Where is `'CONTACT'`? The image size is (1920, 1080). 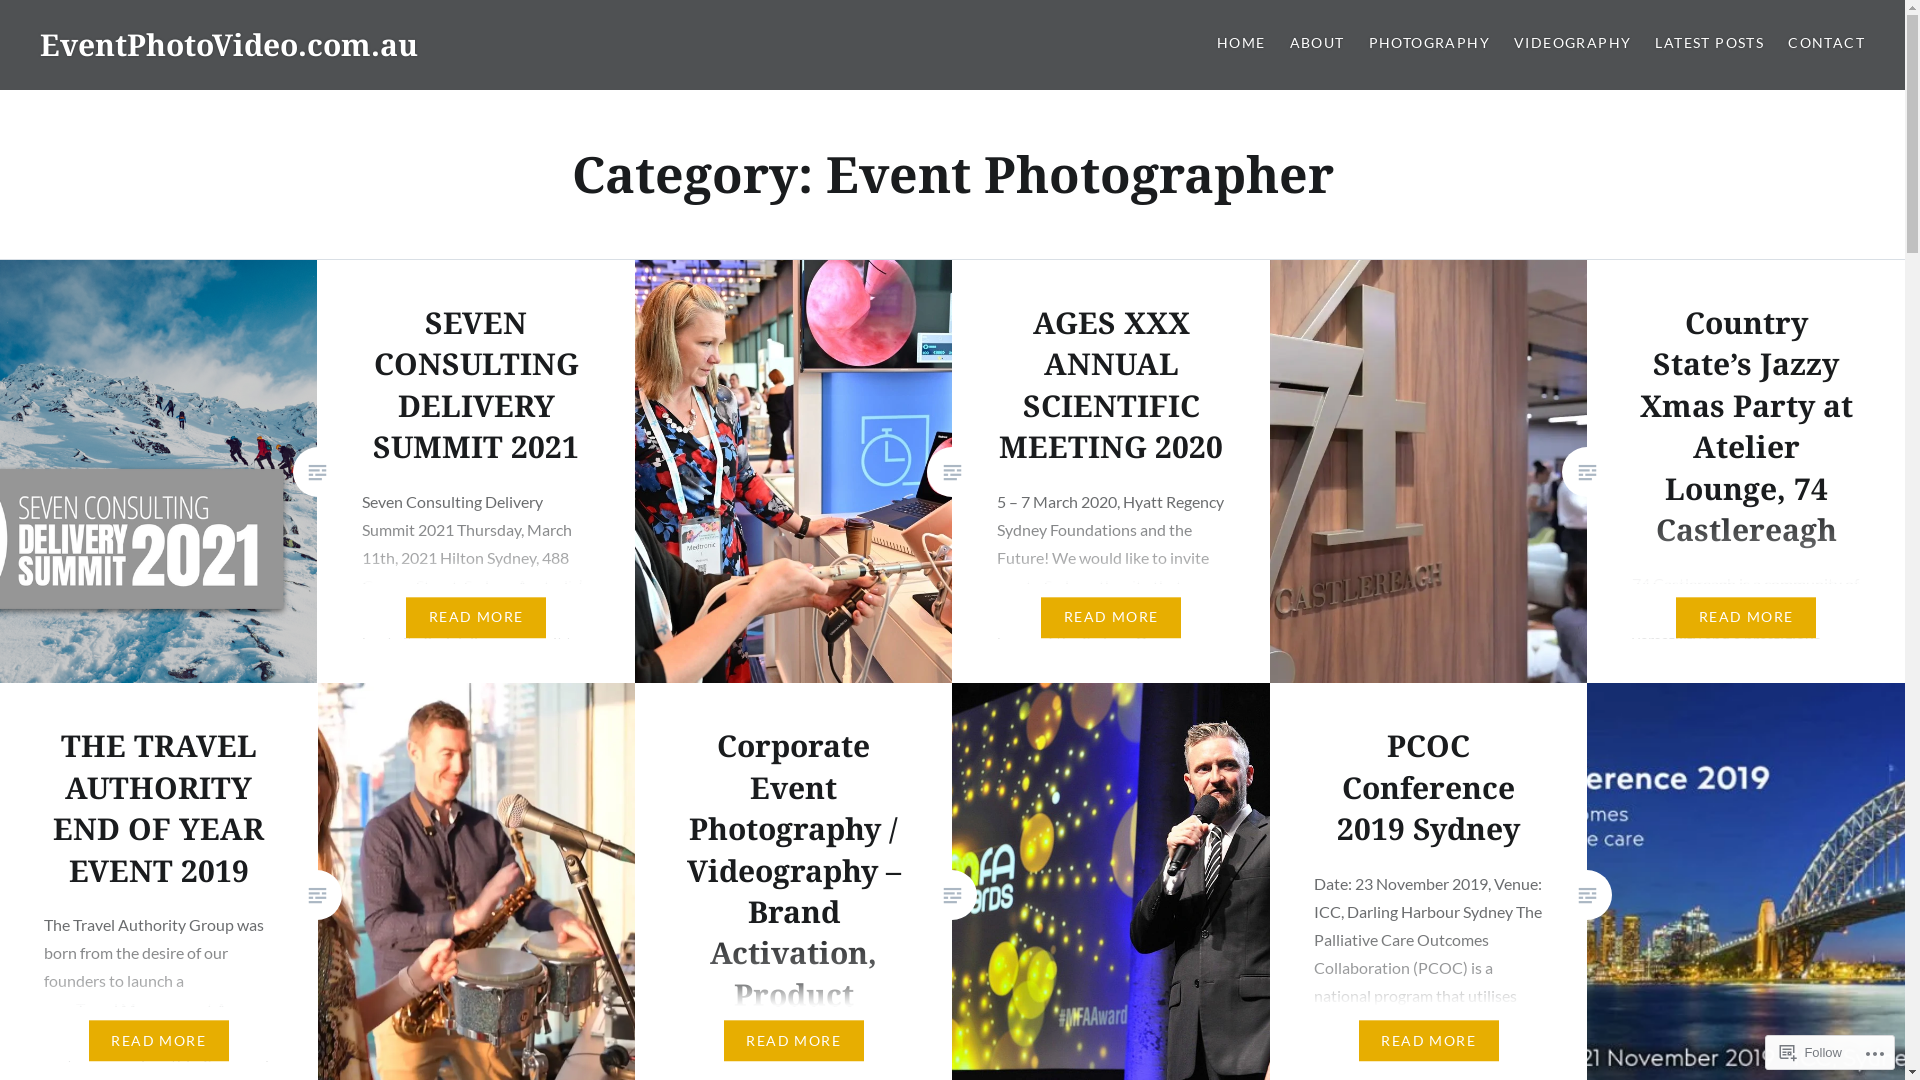 'CONTACT' is located at coordinates (1788, 43).